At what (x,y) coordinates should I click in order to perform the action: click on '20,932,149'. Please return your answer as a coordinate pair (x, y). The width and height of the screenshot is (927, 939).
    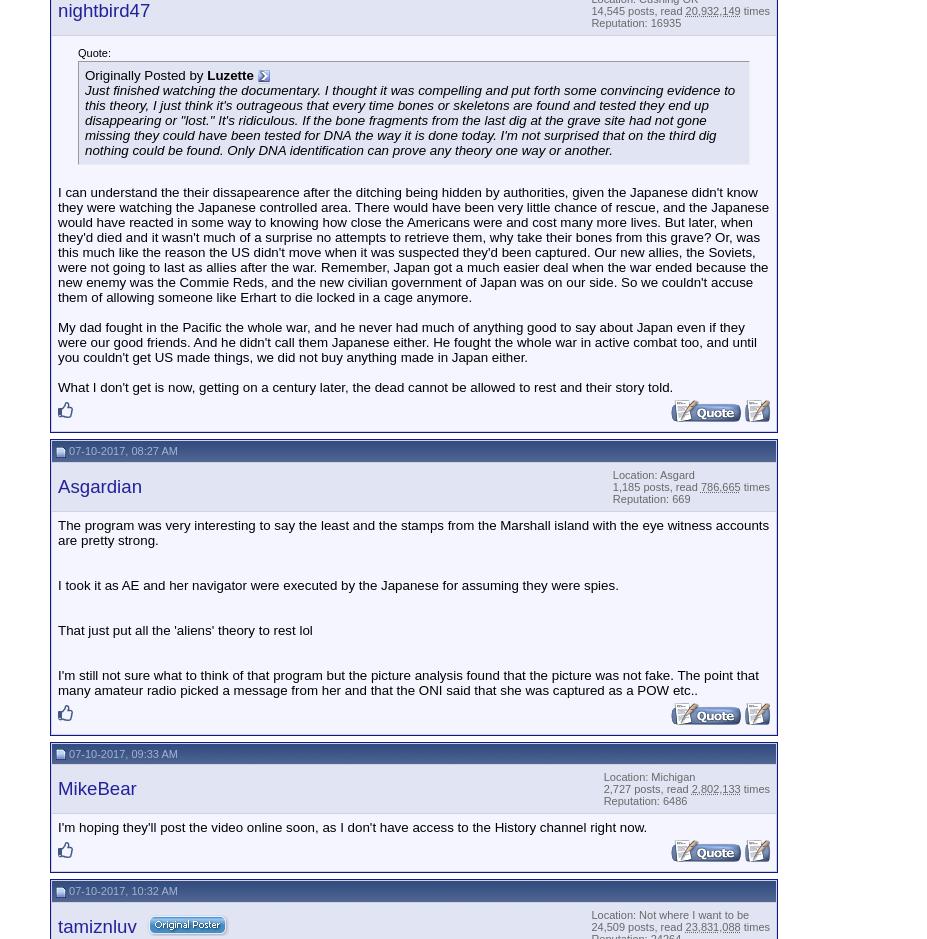
    Looking at the image, I should click on (711, 9).